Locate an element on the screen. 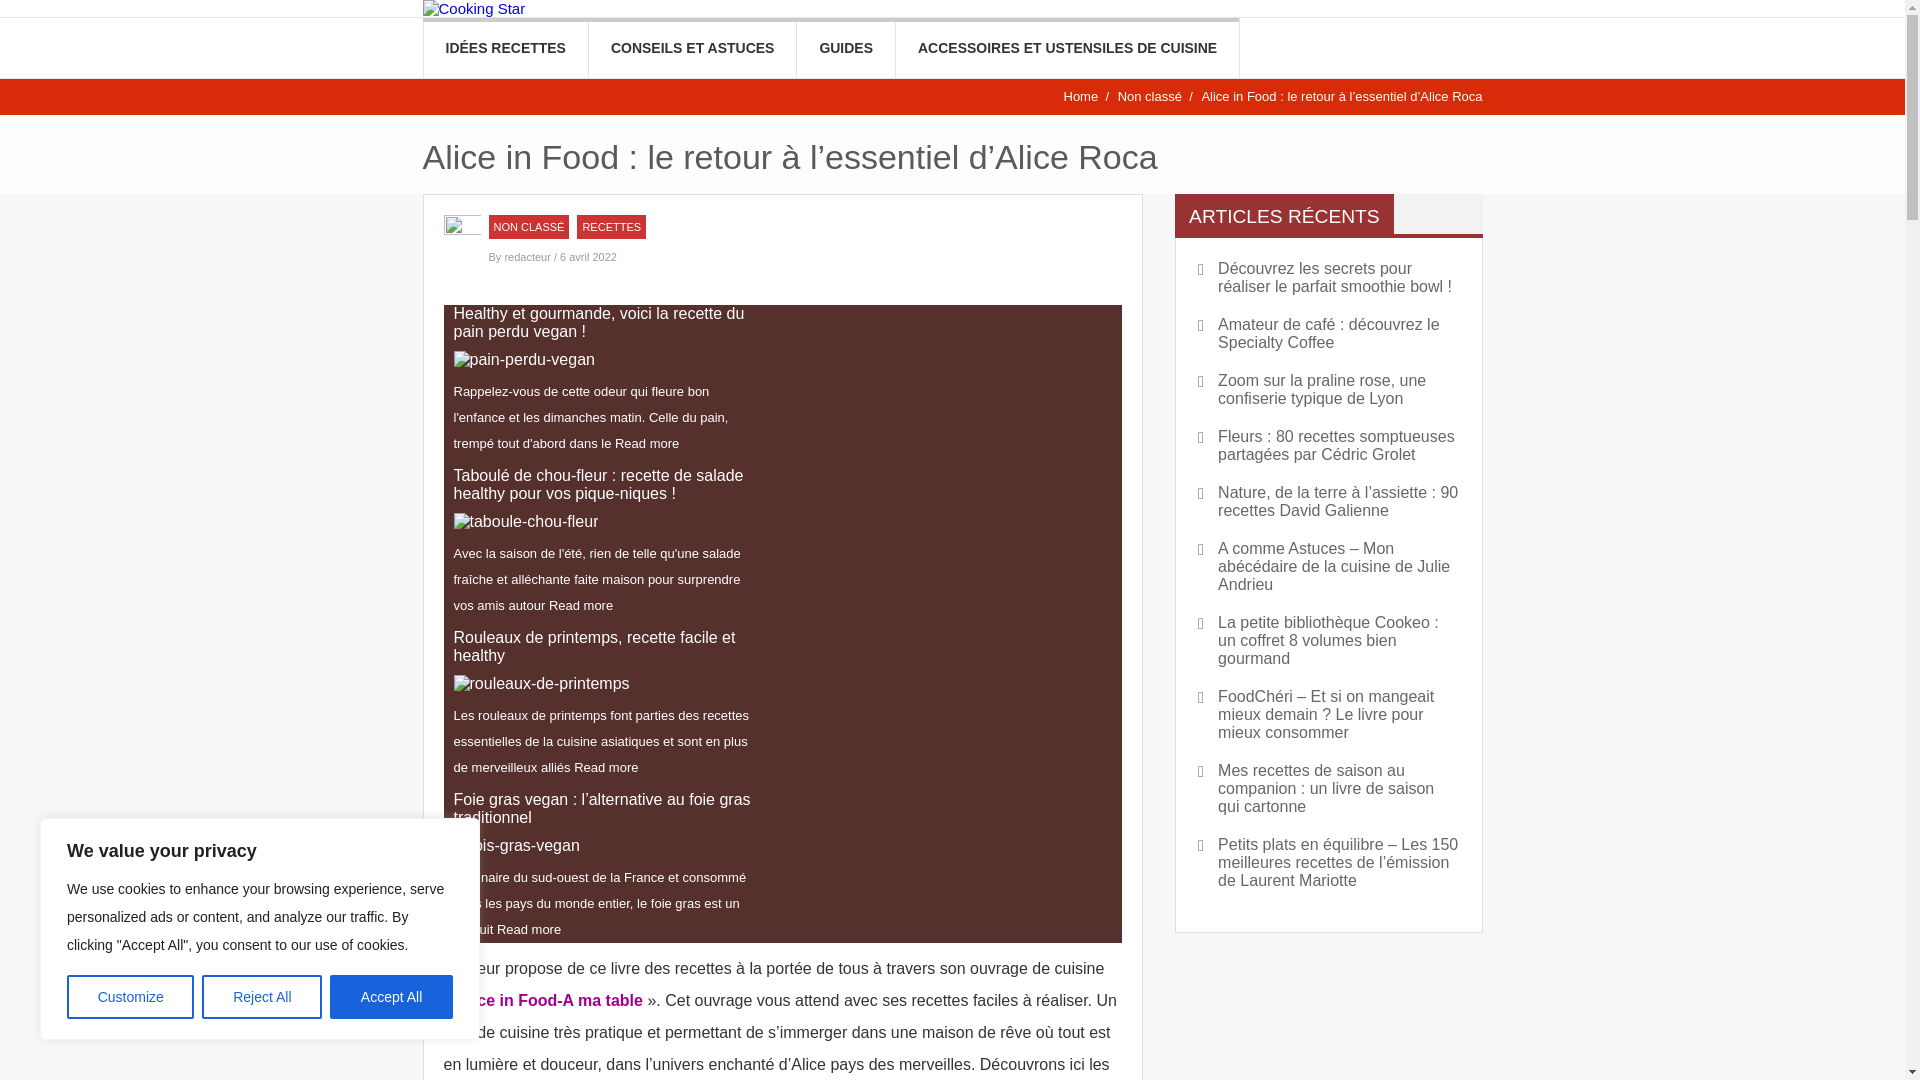  'Rouleaux de printemps, recette facile et healthy' is located at coordinates (542, 682).